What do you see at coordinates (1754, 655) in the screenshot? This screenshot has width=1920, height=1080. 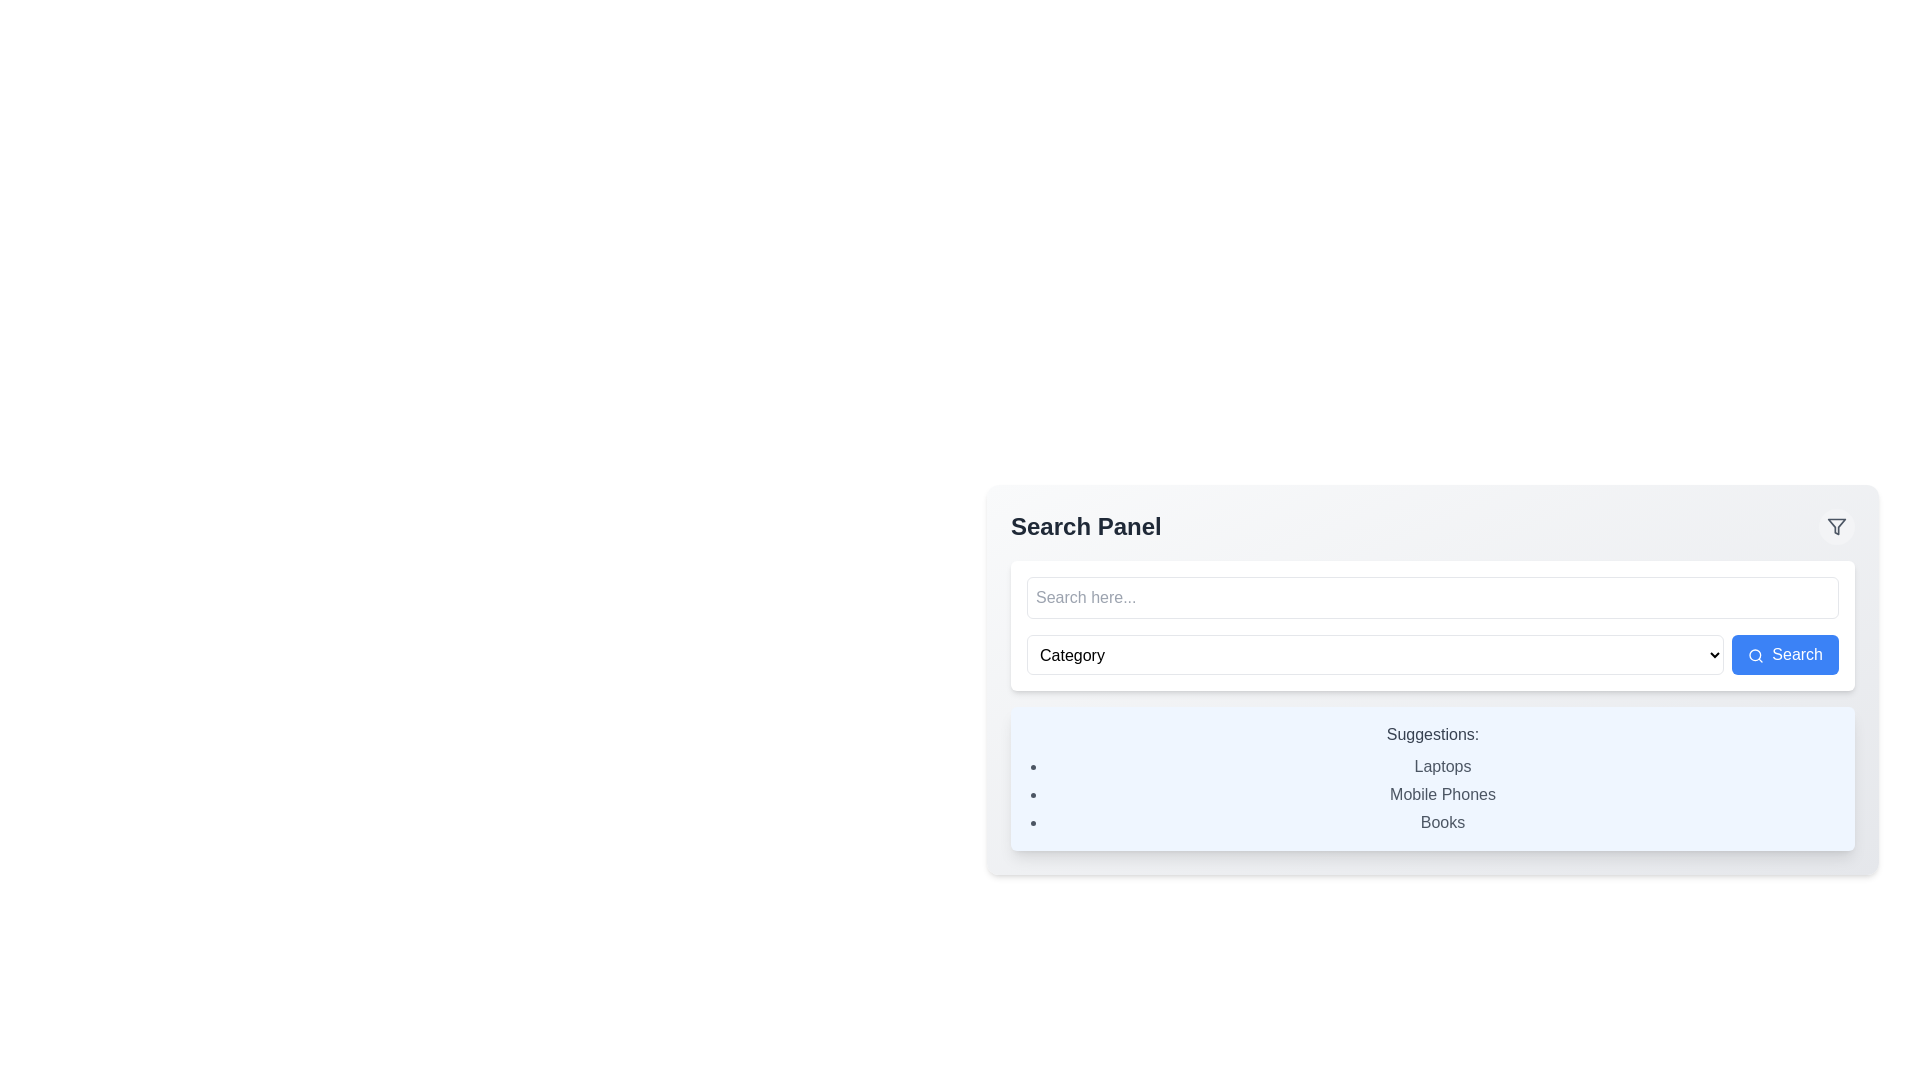 I see `the small search icon, which is a magnifying glass located within the 'Search' button on the right side of the input fields in the 'Search Panel' section` at bounding box center [1754, 655].